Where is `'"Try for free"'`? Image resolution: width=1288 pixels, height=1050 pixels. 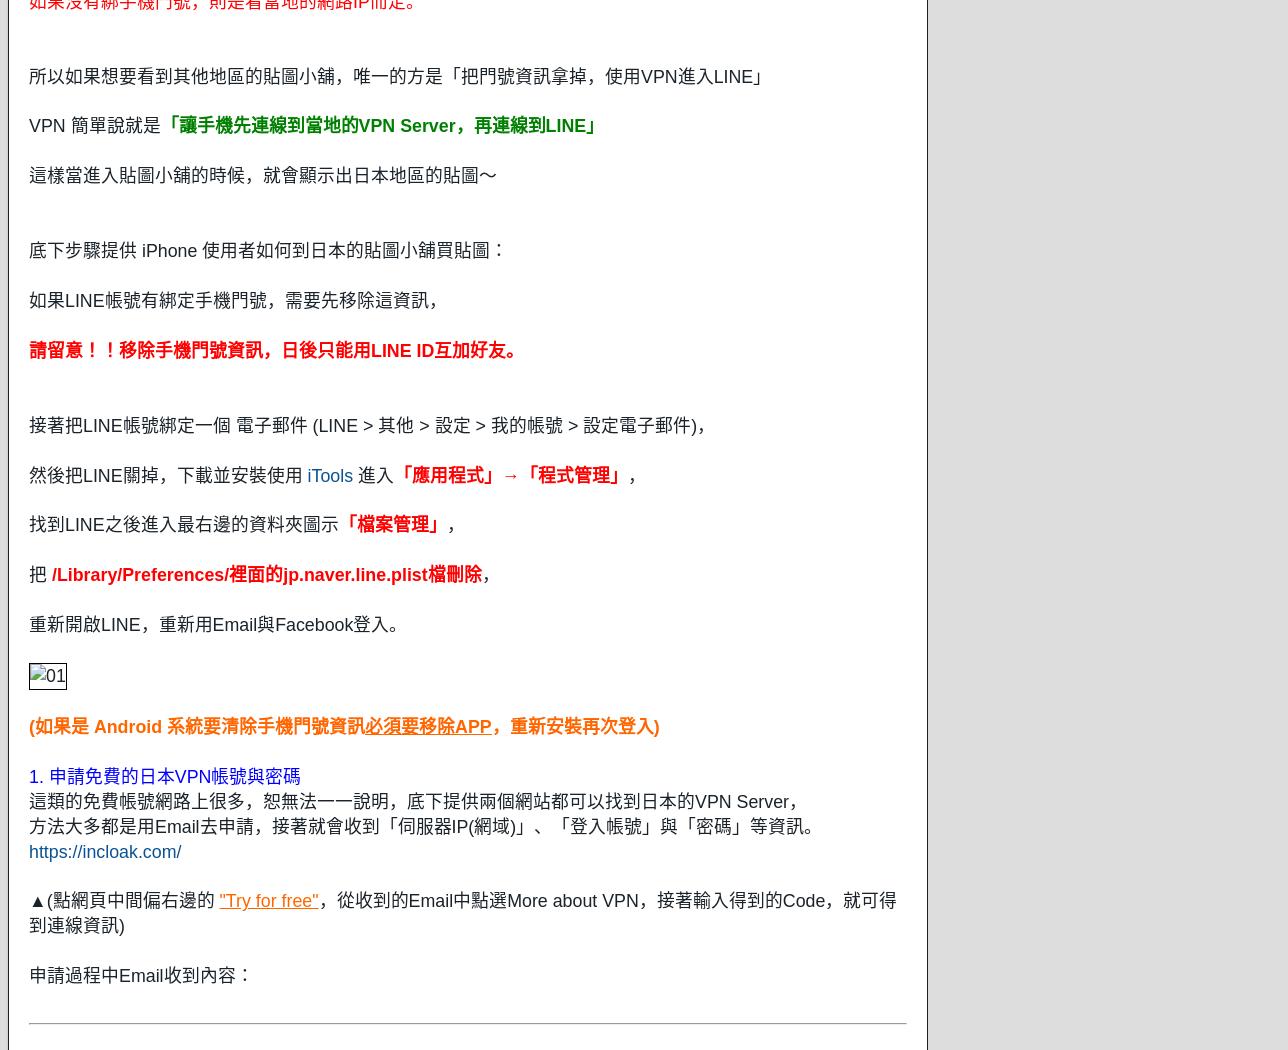 '"Try for free"' is located at coordinates (217, 901).